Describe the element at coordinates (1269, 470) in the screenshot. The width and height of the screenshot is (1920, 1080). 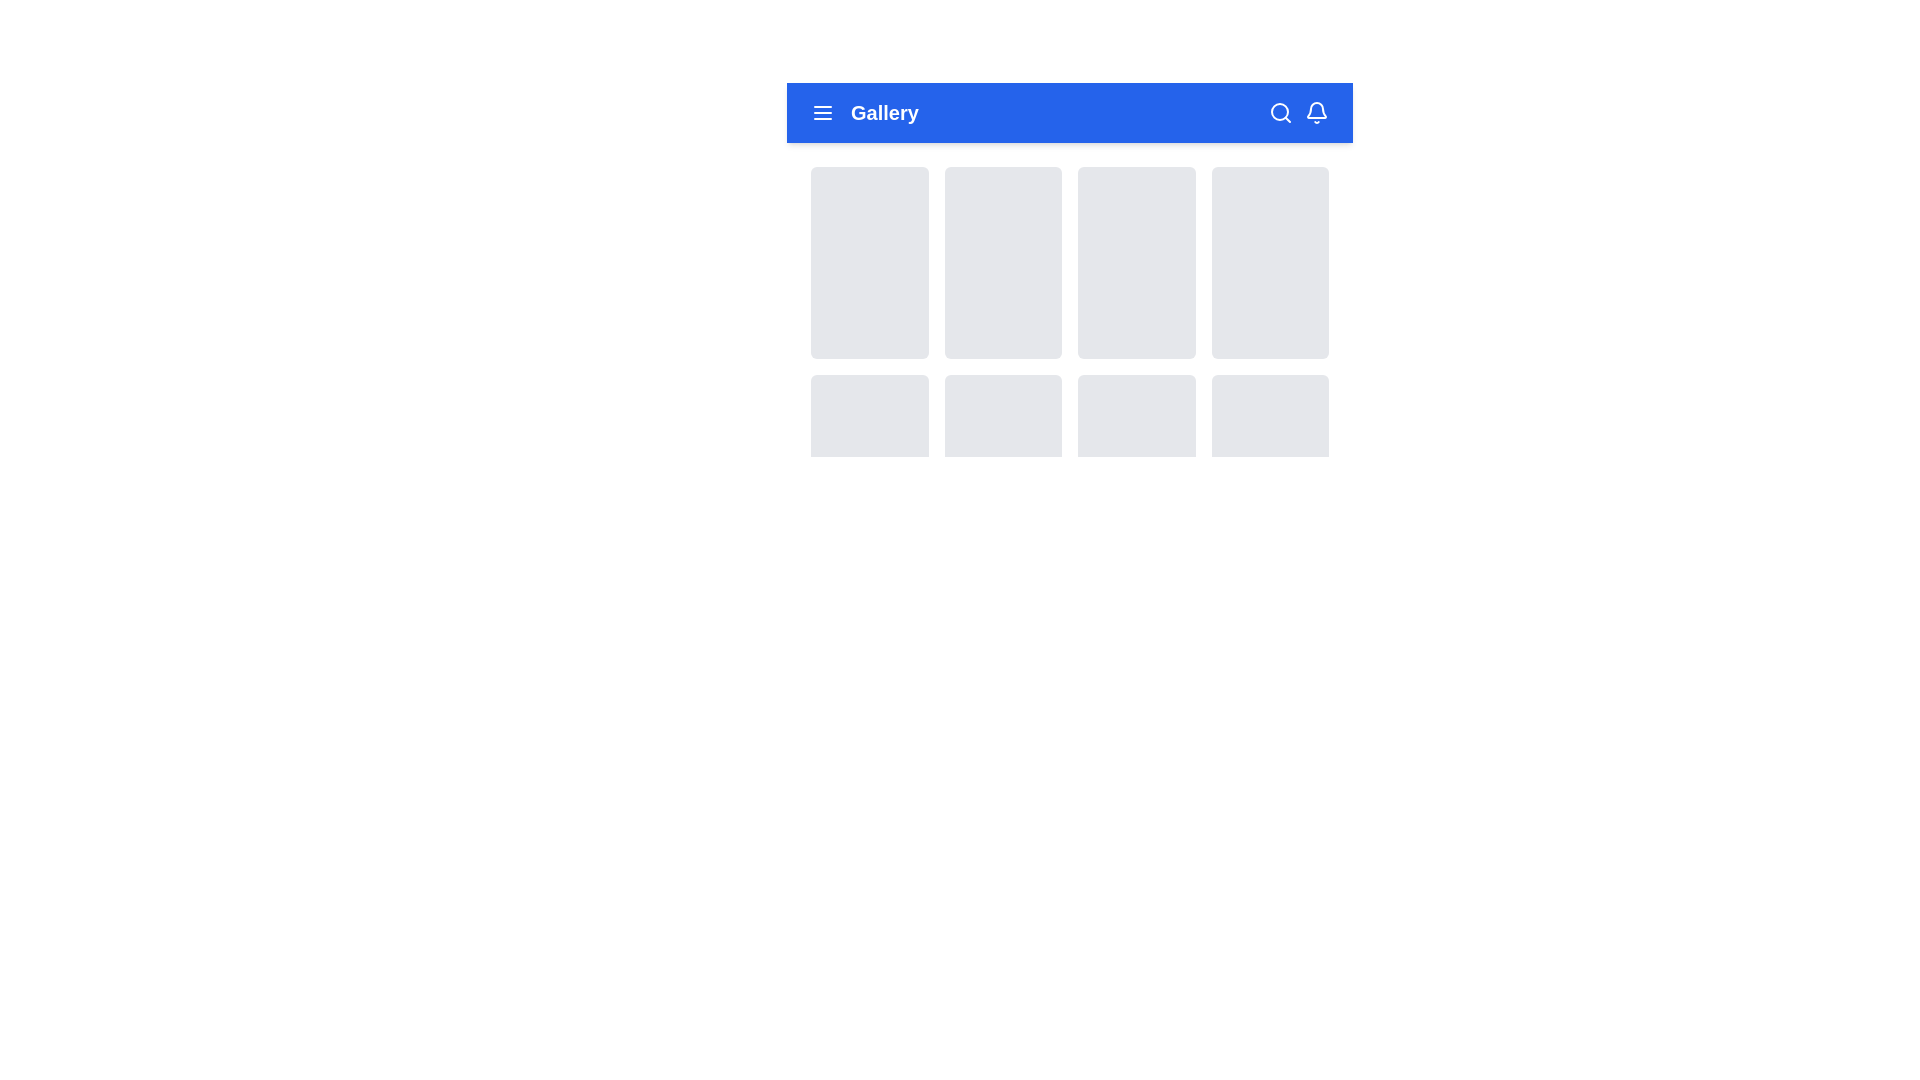
I see `the interactive card element with a light gray background and rounded corners located in the fourth column of the second row, below the blue navigation bar` at that location.